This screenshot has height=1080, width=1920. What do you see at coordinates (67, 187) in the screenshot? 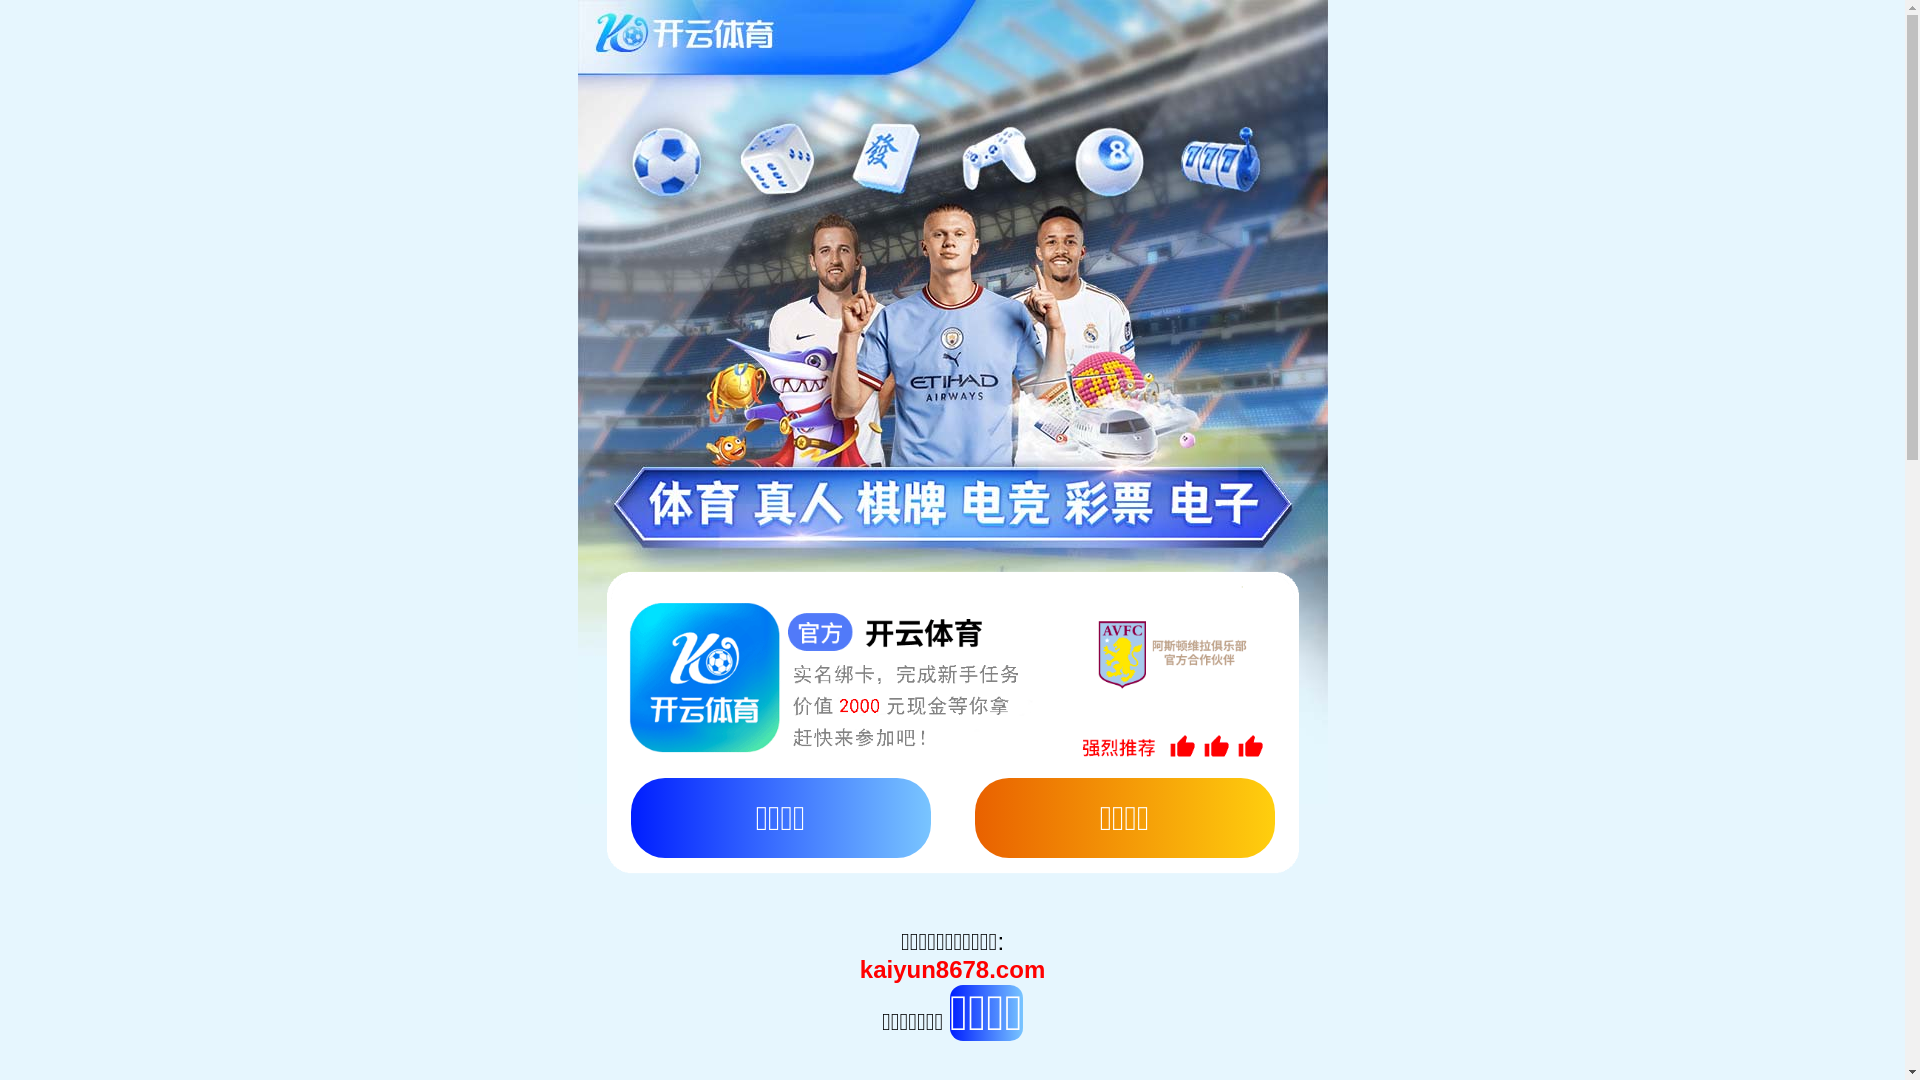
I see `'Toggle navigation'` at bounding box center [67, 187].